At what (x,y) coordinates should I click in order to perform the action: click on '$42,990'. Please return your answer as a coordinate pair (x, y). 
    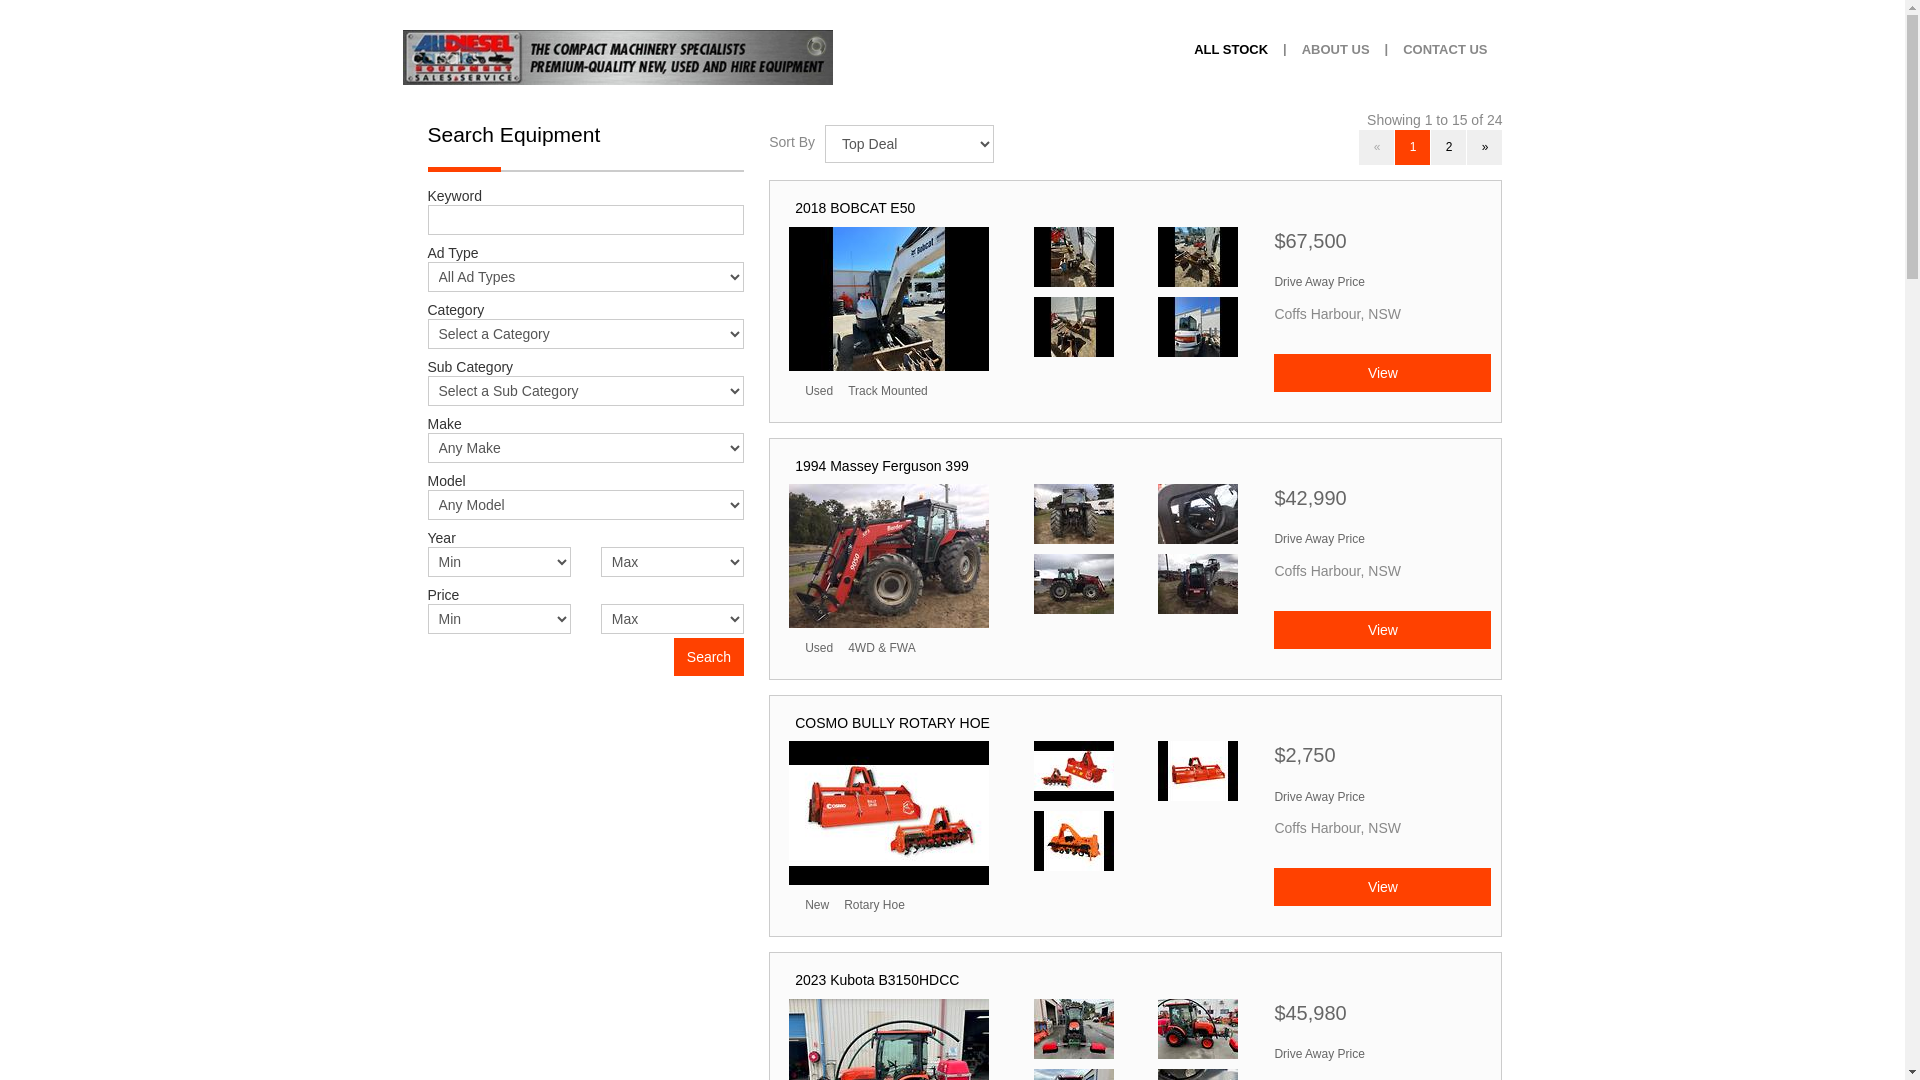
    Looking at the image, I should click on (1381, 502).